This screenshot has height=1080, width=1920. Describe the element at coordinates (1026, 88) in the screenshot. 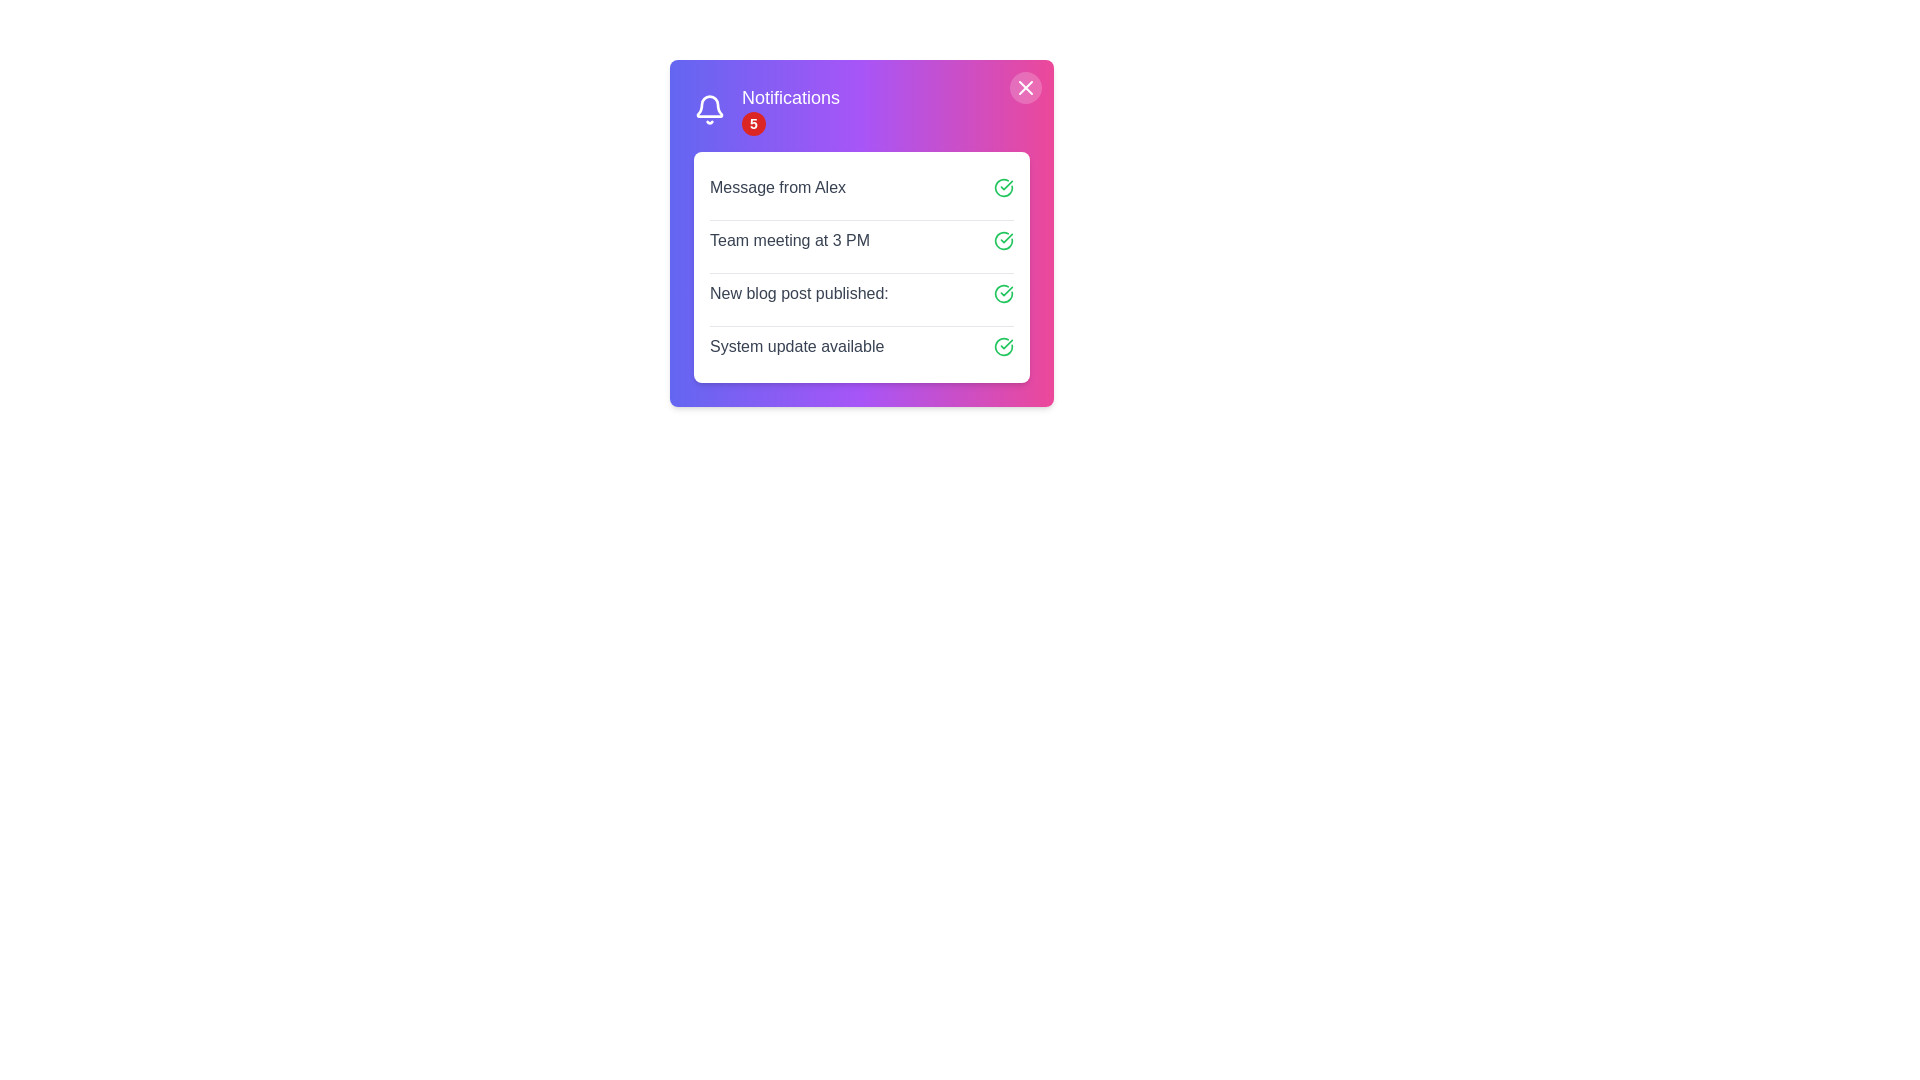

I see `the circular close button with an 'X' icon in the top-right corner of the notification panel` at that location.